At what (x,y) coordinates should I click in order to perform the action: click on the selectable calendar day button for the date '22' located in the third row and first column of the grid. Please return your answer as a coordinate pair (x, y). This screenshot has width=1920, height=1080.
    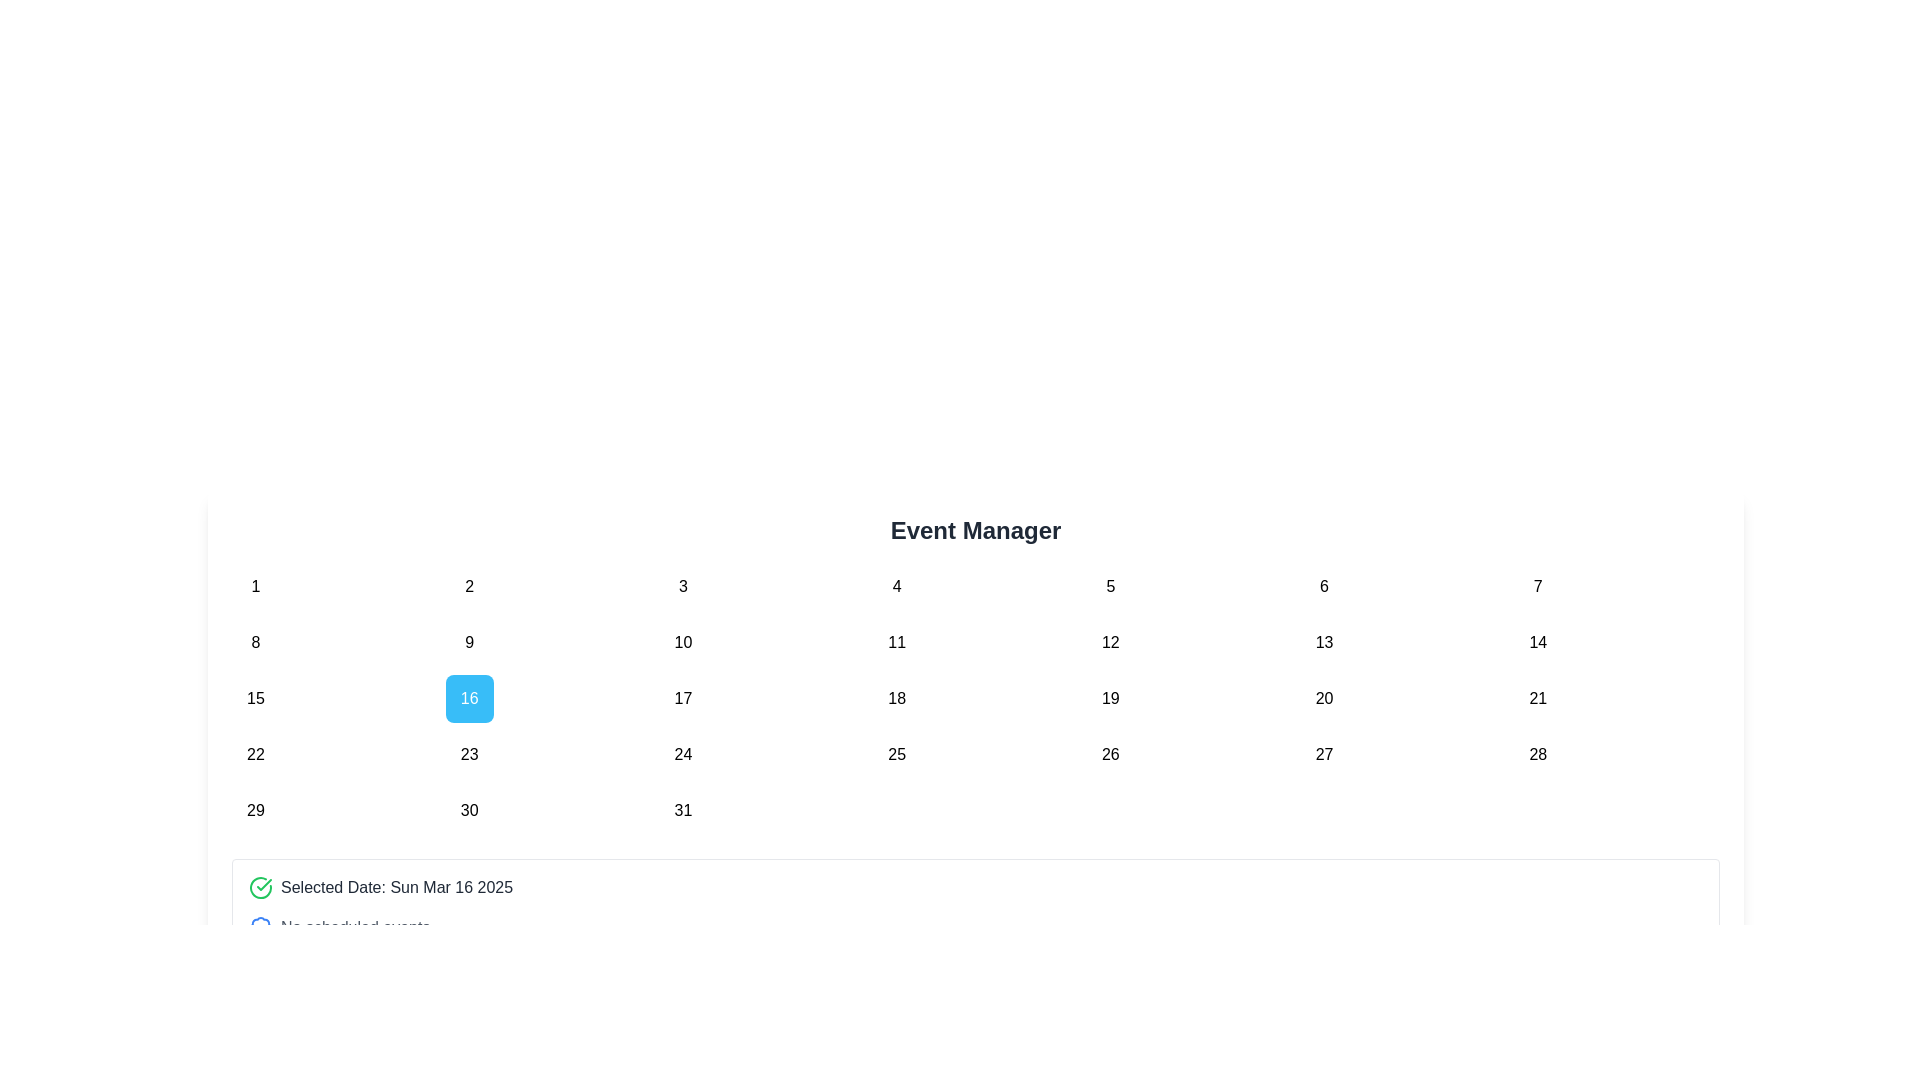
    Looking at the image, I should click on (254, 755).